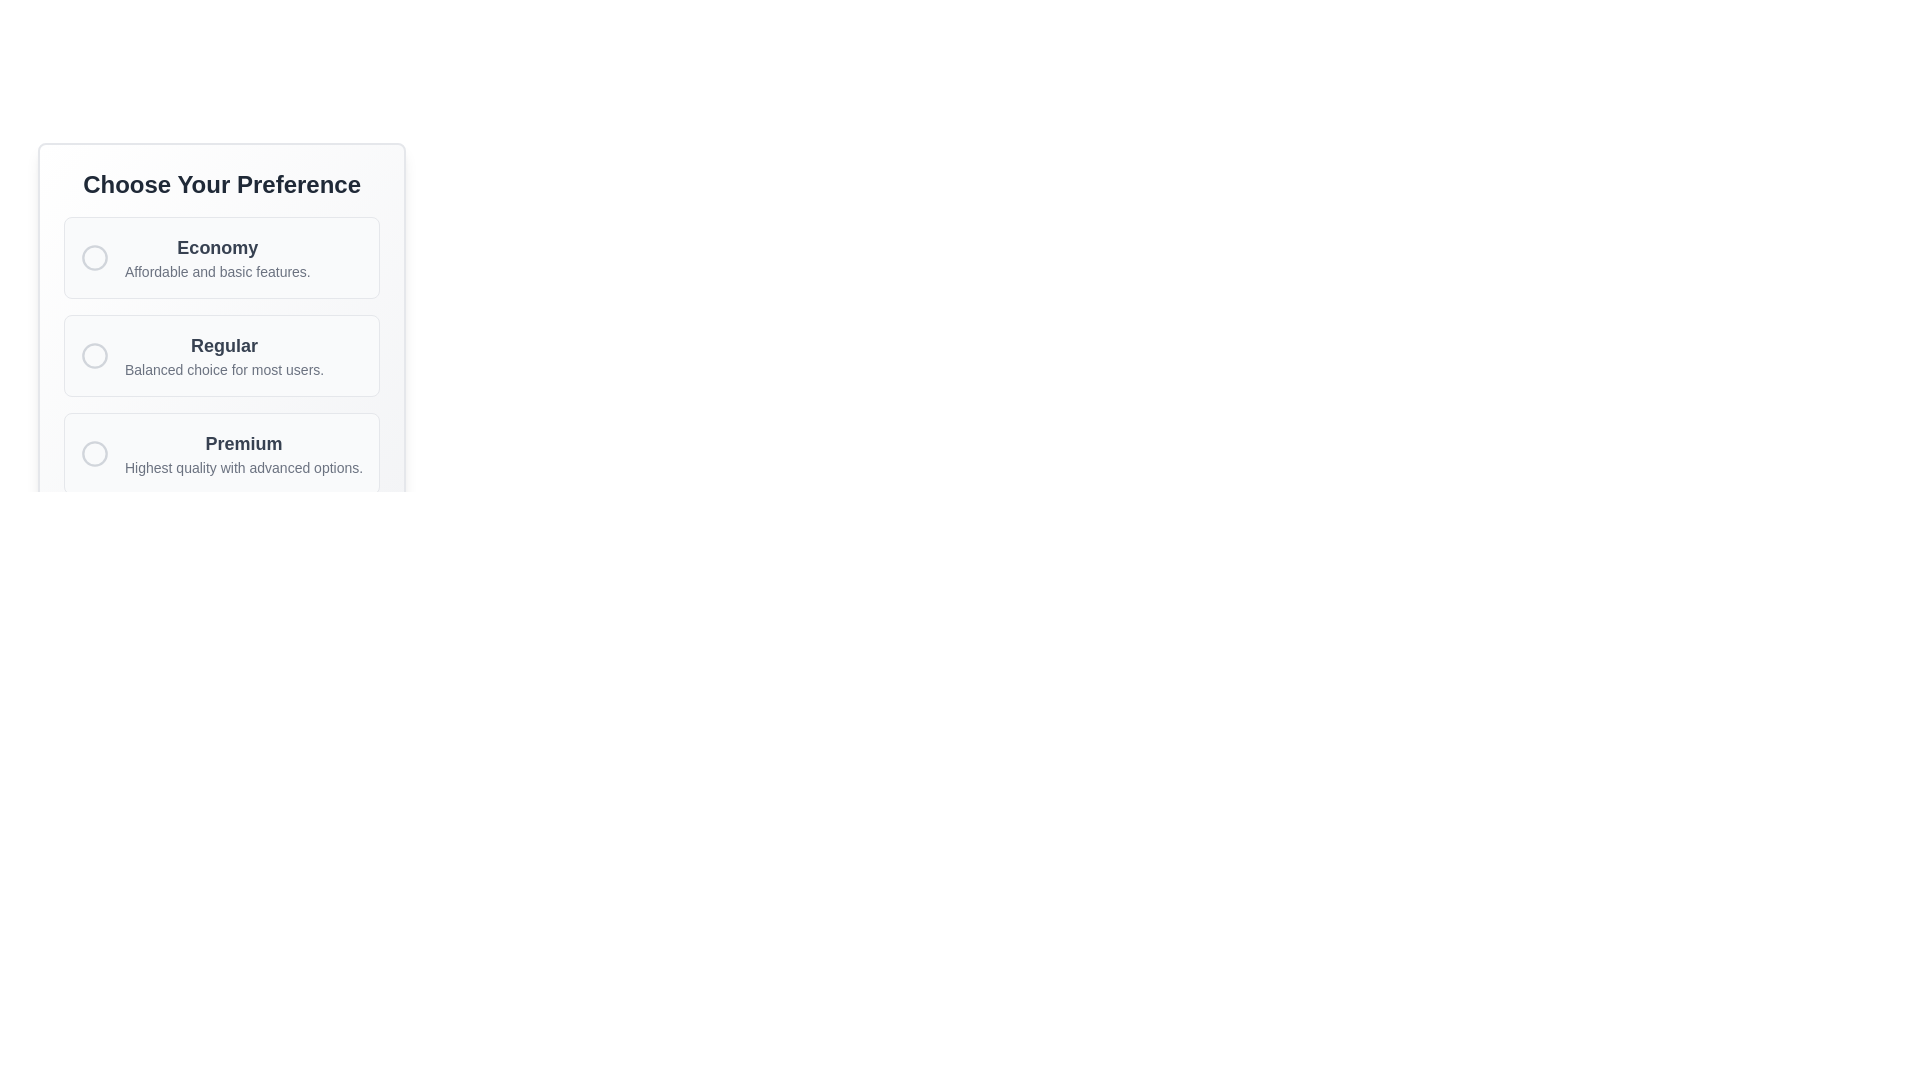 This screenshot has width=1920, height=1080. Describe the element at coordinates (217, 257) in the screenshot. I see `the Label displaying 'Economy' with the description 'Affordable and basic features' located below the round indicator icon in the list of options` at that location.